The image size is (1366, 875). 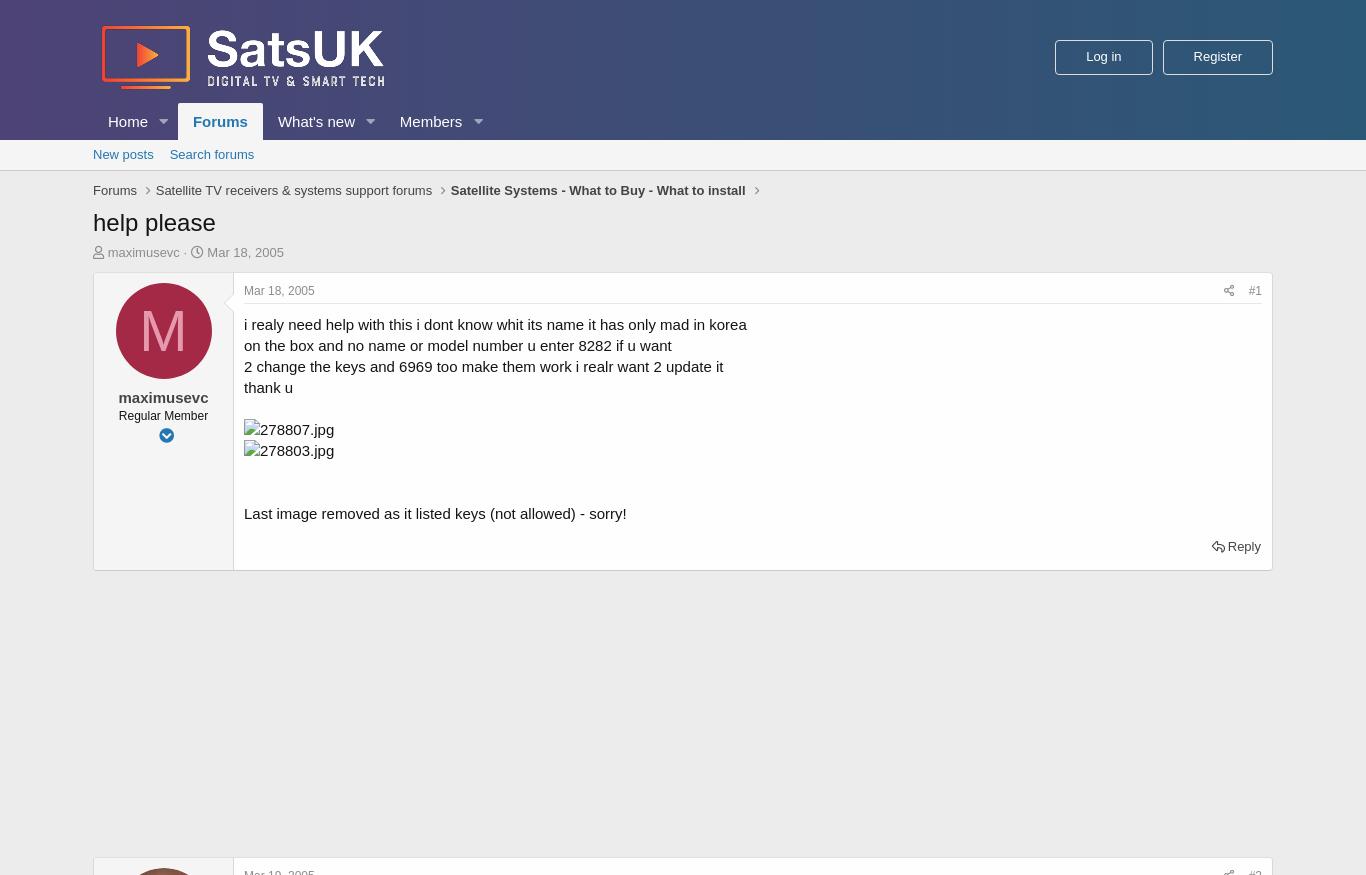 I want to click on 'Regular Member', so click(x=161, y=414).